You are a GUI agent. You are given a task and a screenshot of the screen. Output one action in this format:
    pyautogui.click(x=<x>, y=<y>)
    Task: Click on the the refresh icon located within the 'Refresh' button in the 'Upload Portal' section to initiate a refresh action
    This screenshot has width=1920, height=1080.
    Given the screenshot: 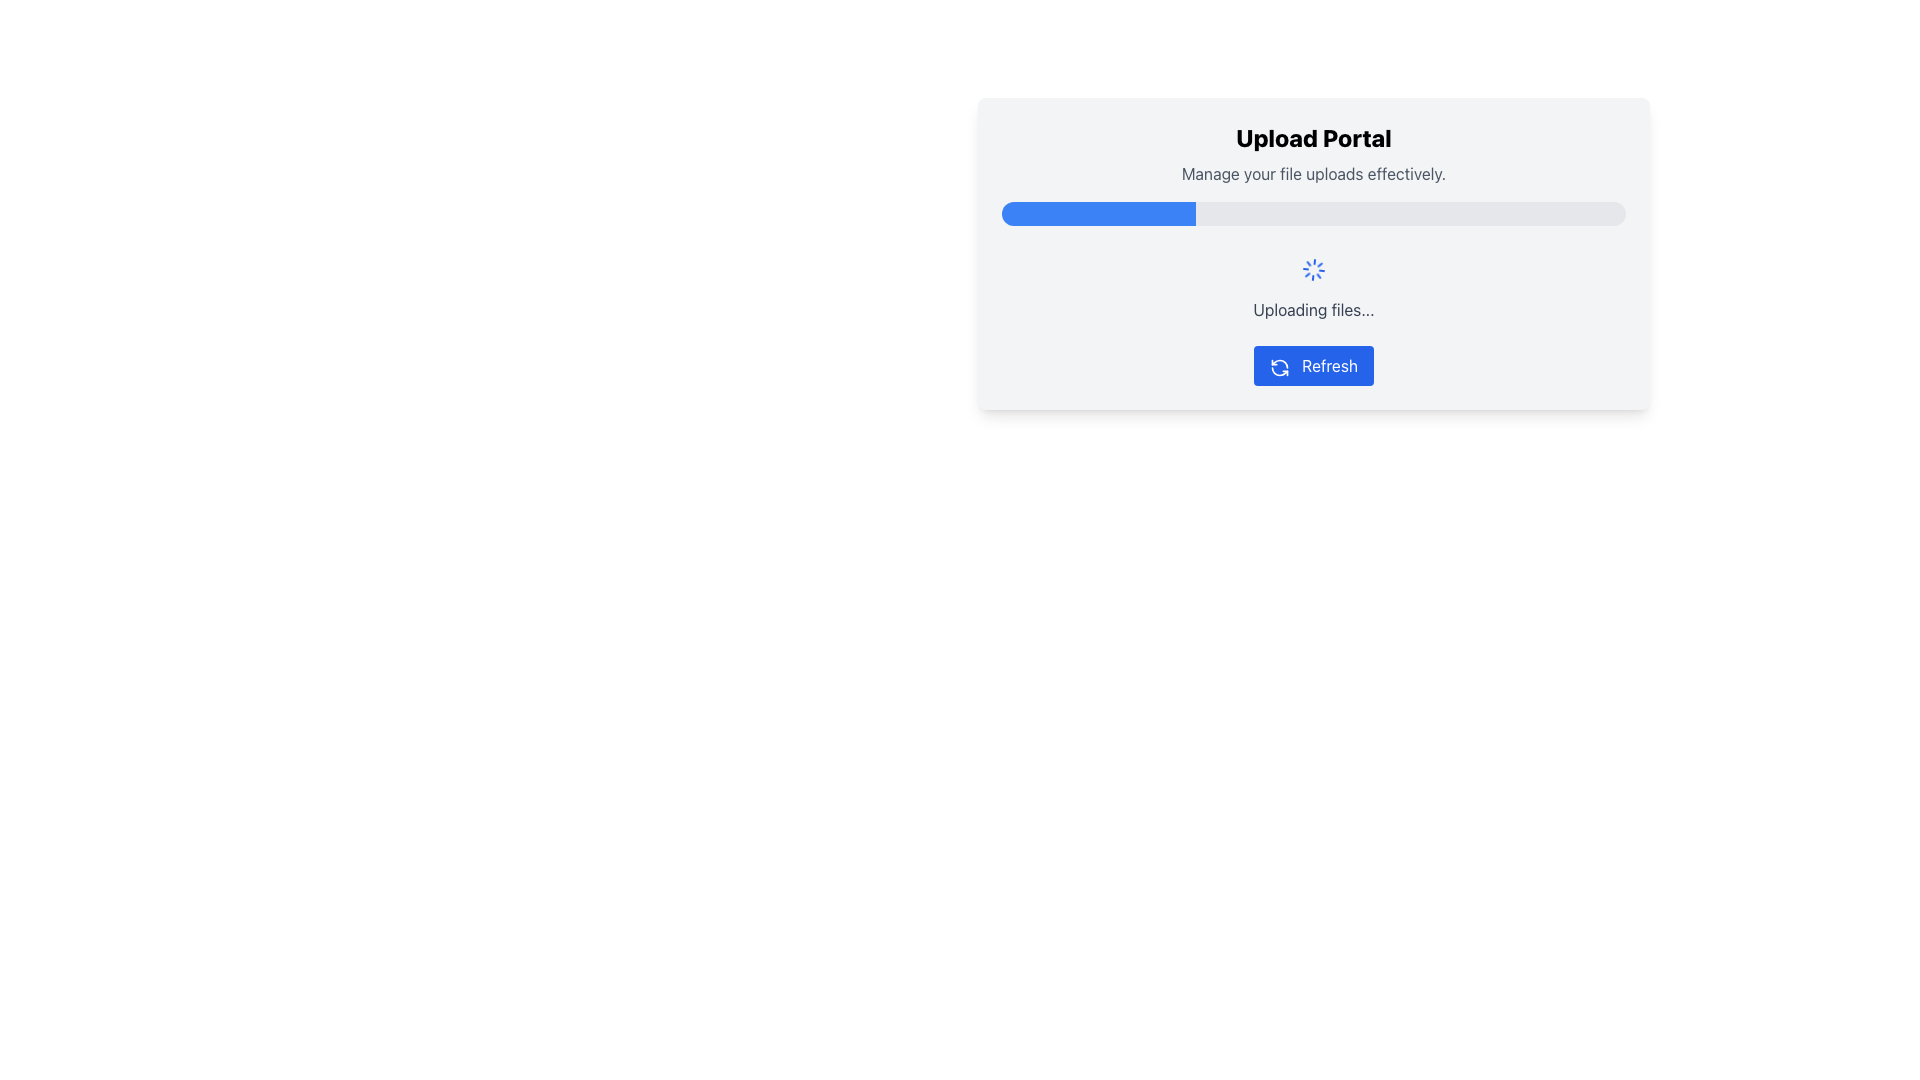 What is the action you would take?
    pyautogui.click(x=1280, y=367)
    